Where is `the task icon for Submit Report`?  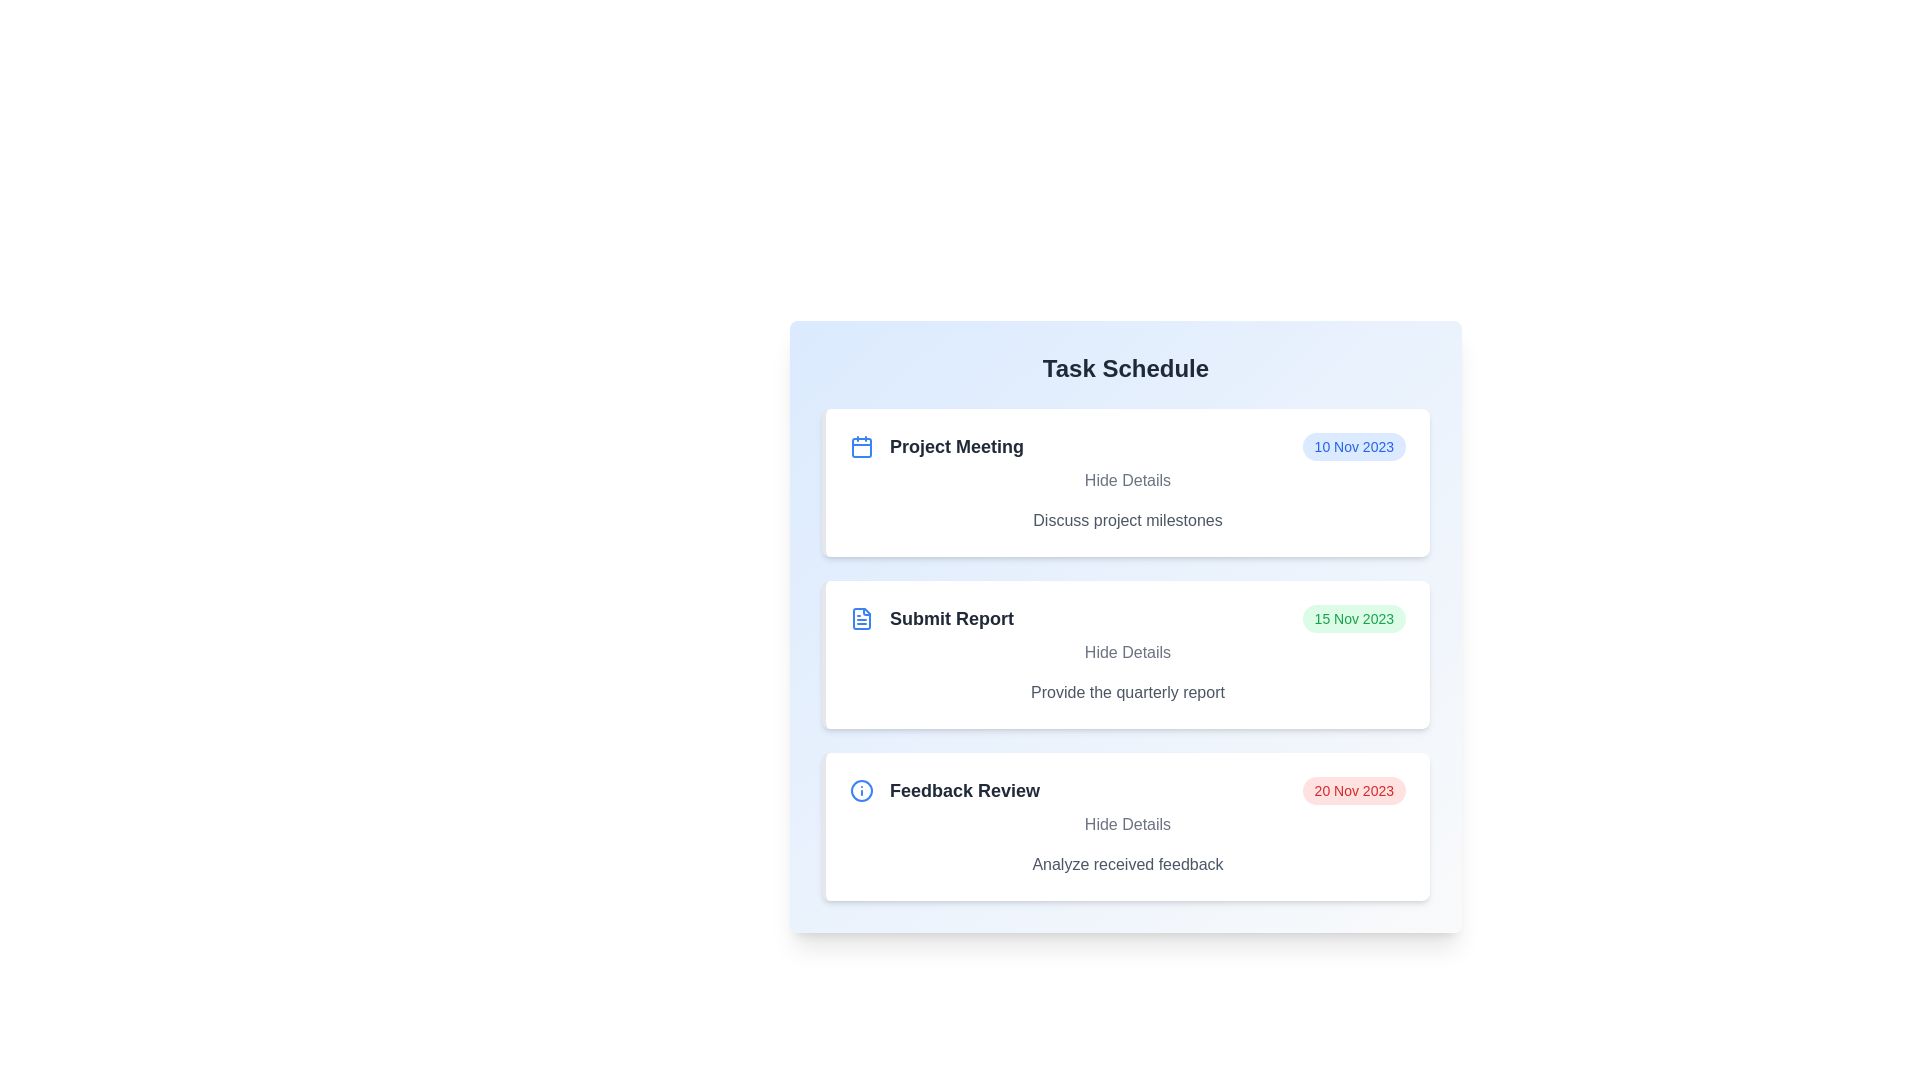 the task icon for Submit Report is located at coordinates (862, 617).